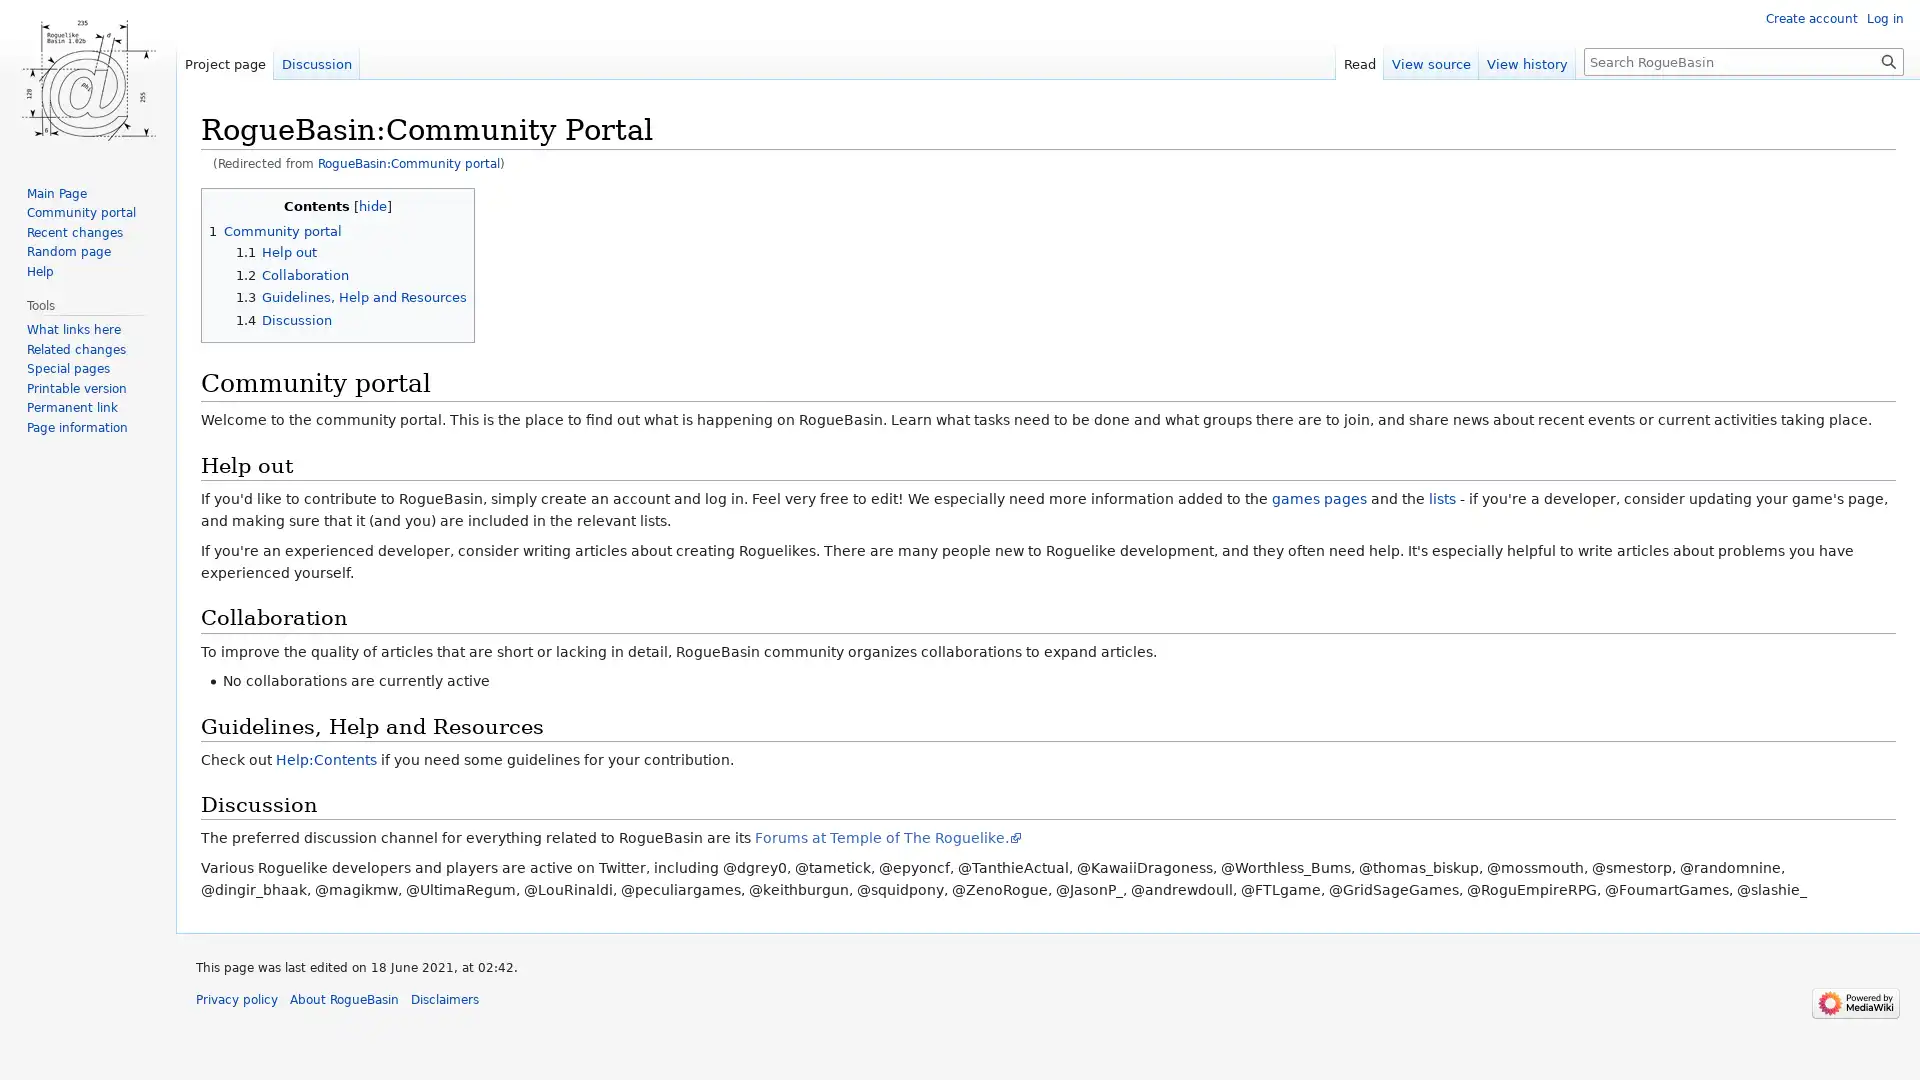 The image size is (1920, 1080). What do you see at coordinates (1888, 60) in the screenshot?
I see `Go` at bounding box center [1888, 60].